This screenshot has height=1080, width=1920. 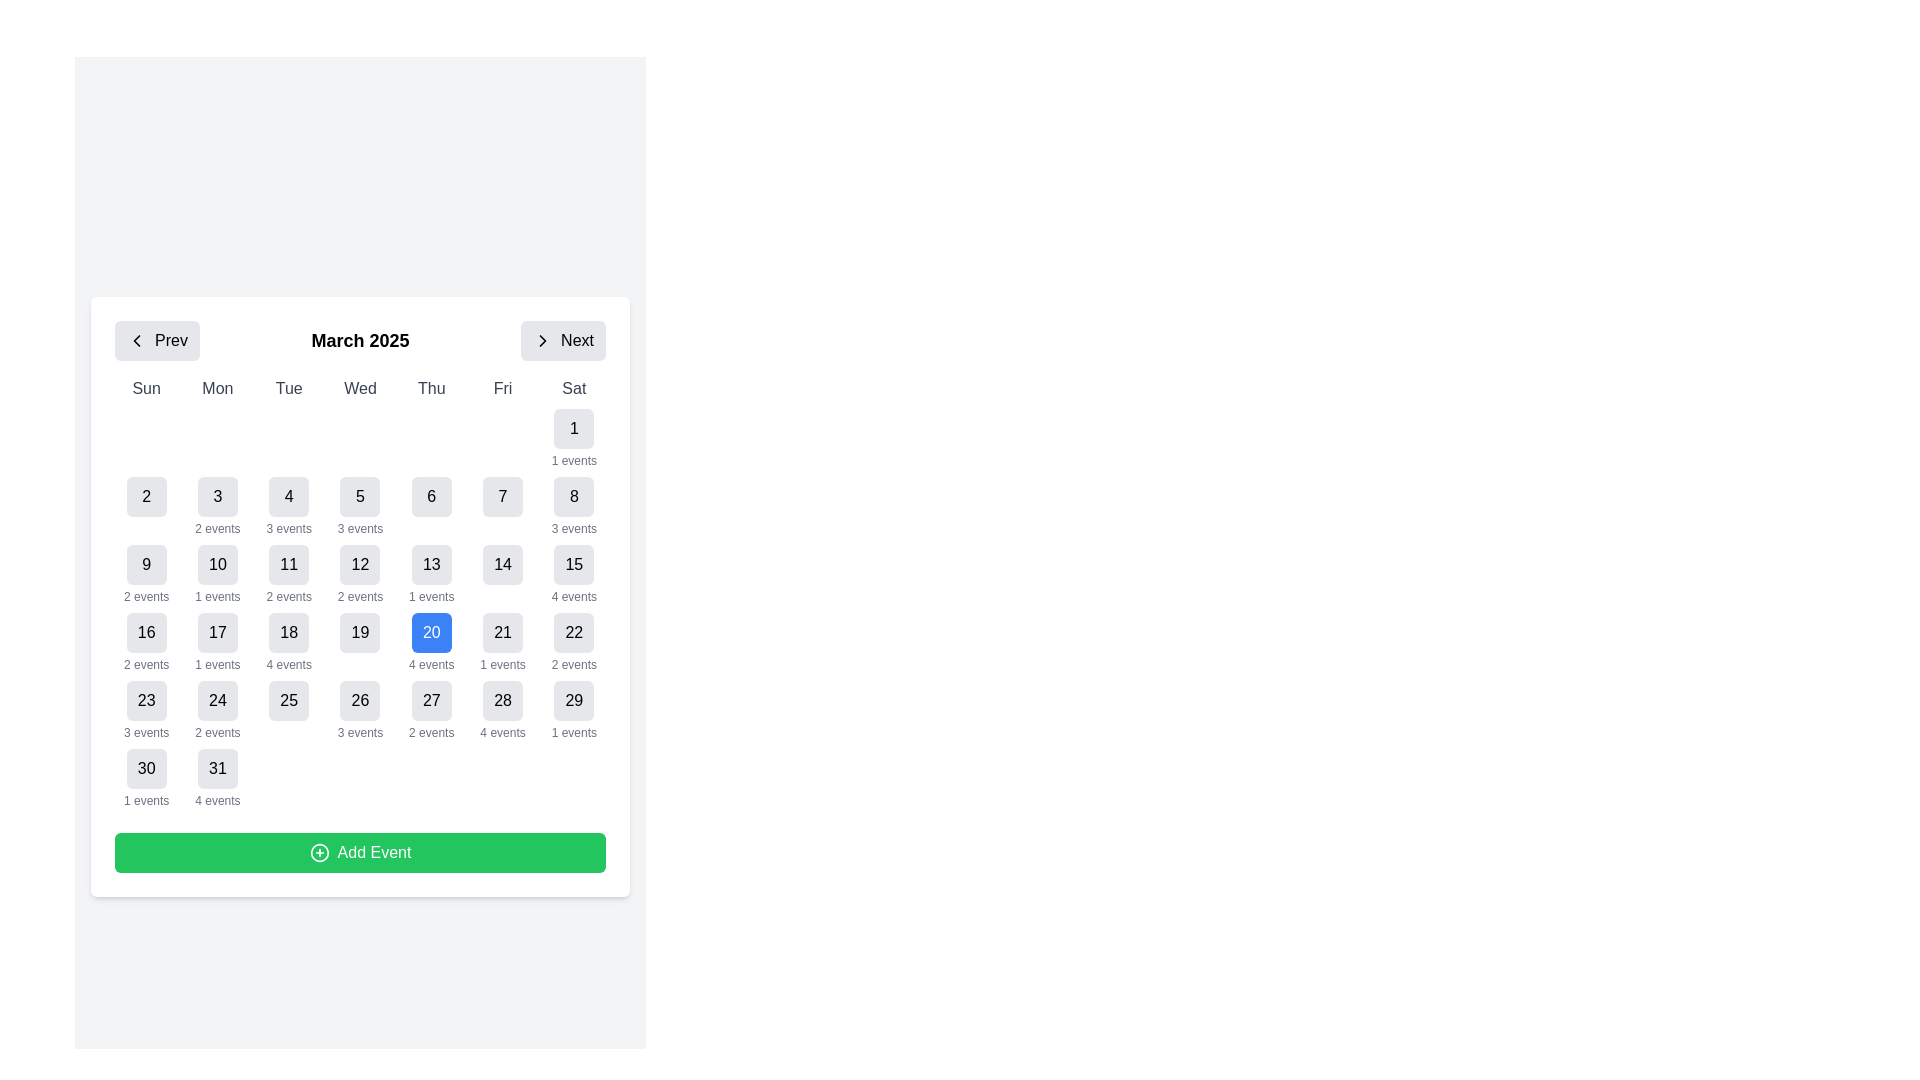 I want to click on the DateCell representing date 8 with '3 events' displayed below it, so click(x=573, y=505).